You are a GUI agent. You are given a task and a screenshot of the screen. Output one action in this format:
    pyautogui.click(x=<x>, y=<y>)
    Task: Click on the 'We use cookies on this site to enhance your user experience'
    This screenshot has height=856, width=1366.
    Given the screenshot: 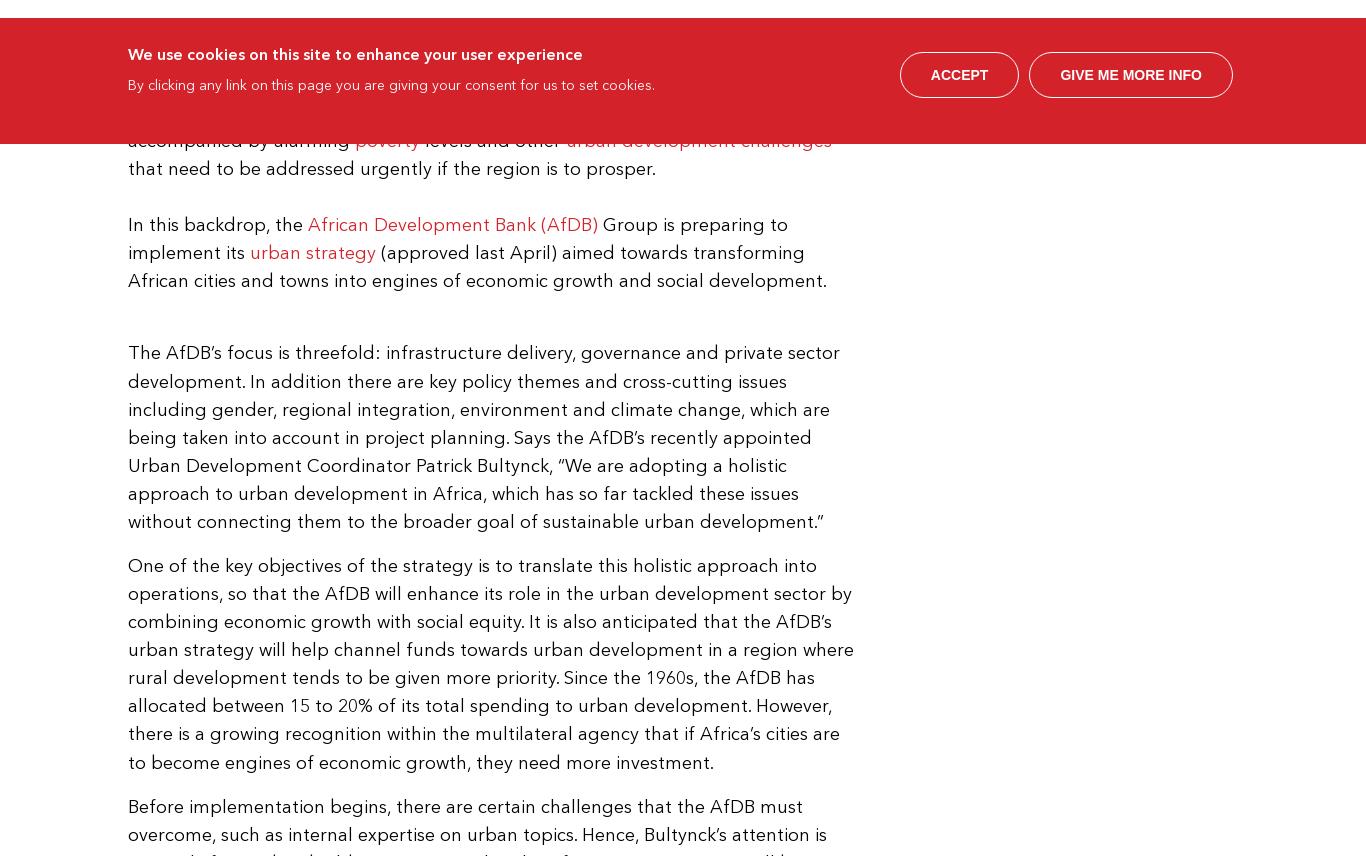 What is the action you would take?
    pyautogui.click(x=354, y=51)
    